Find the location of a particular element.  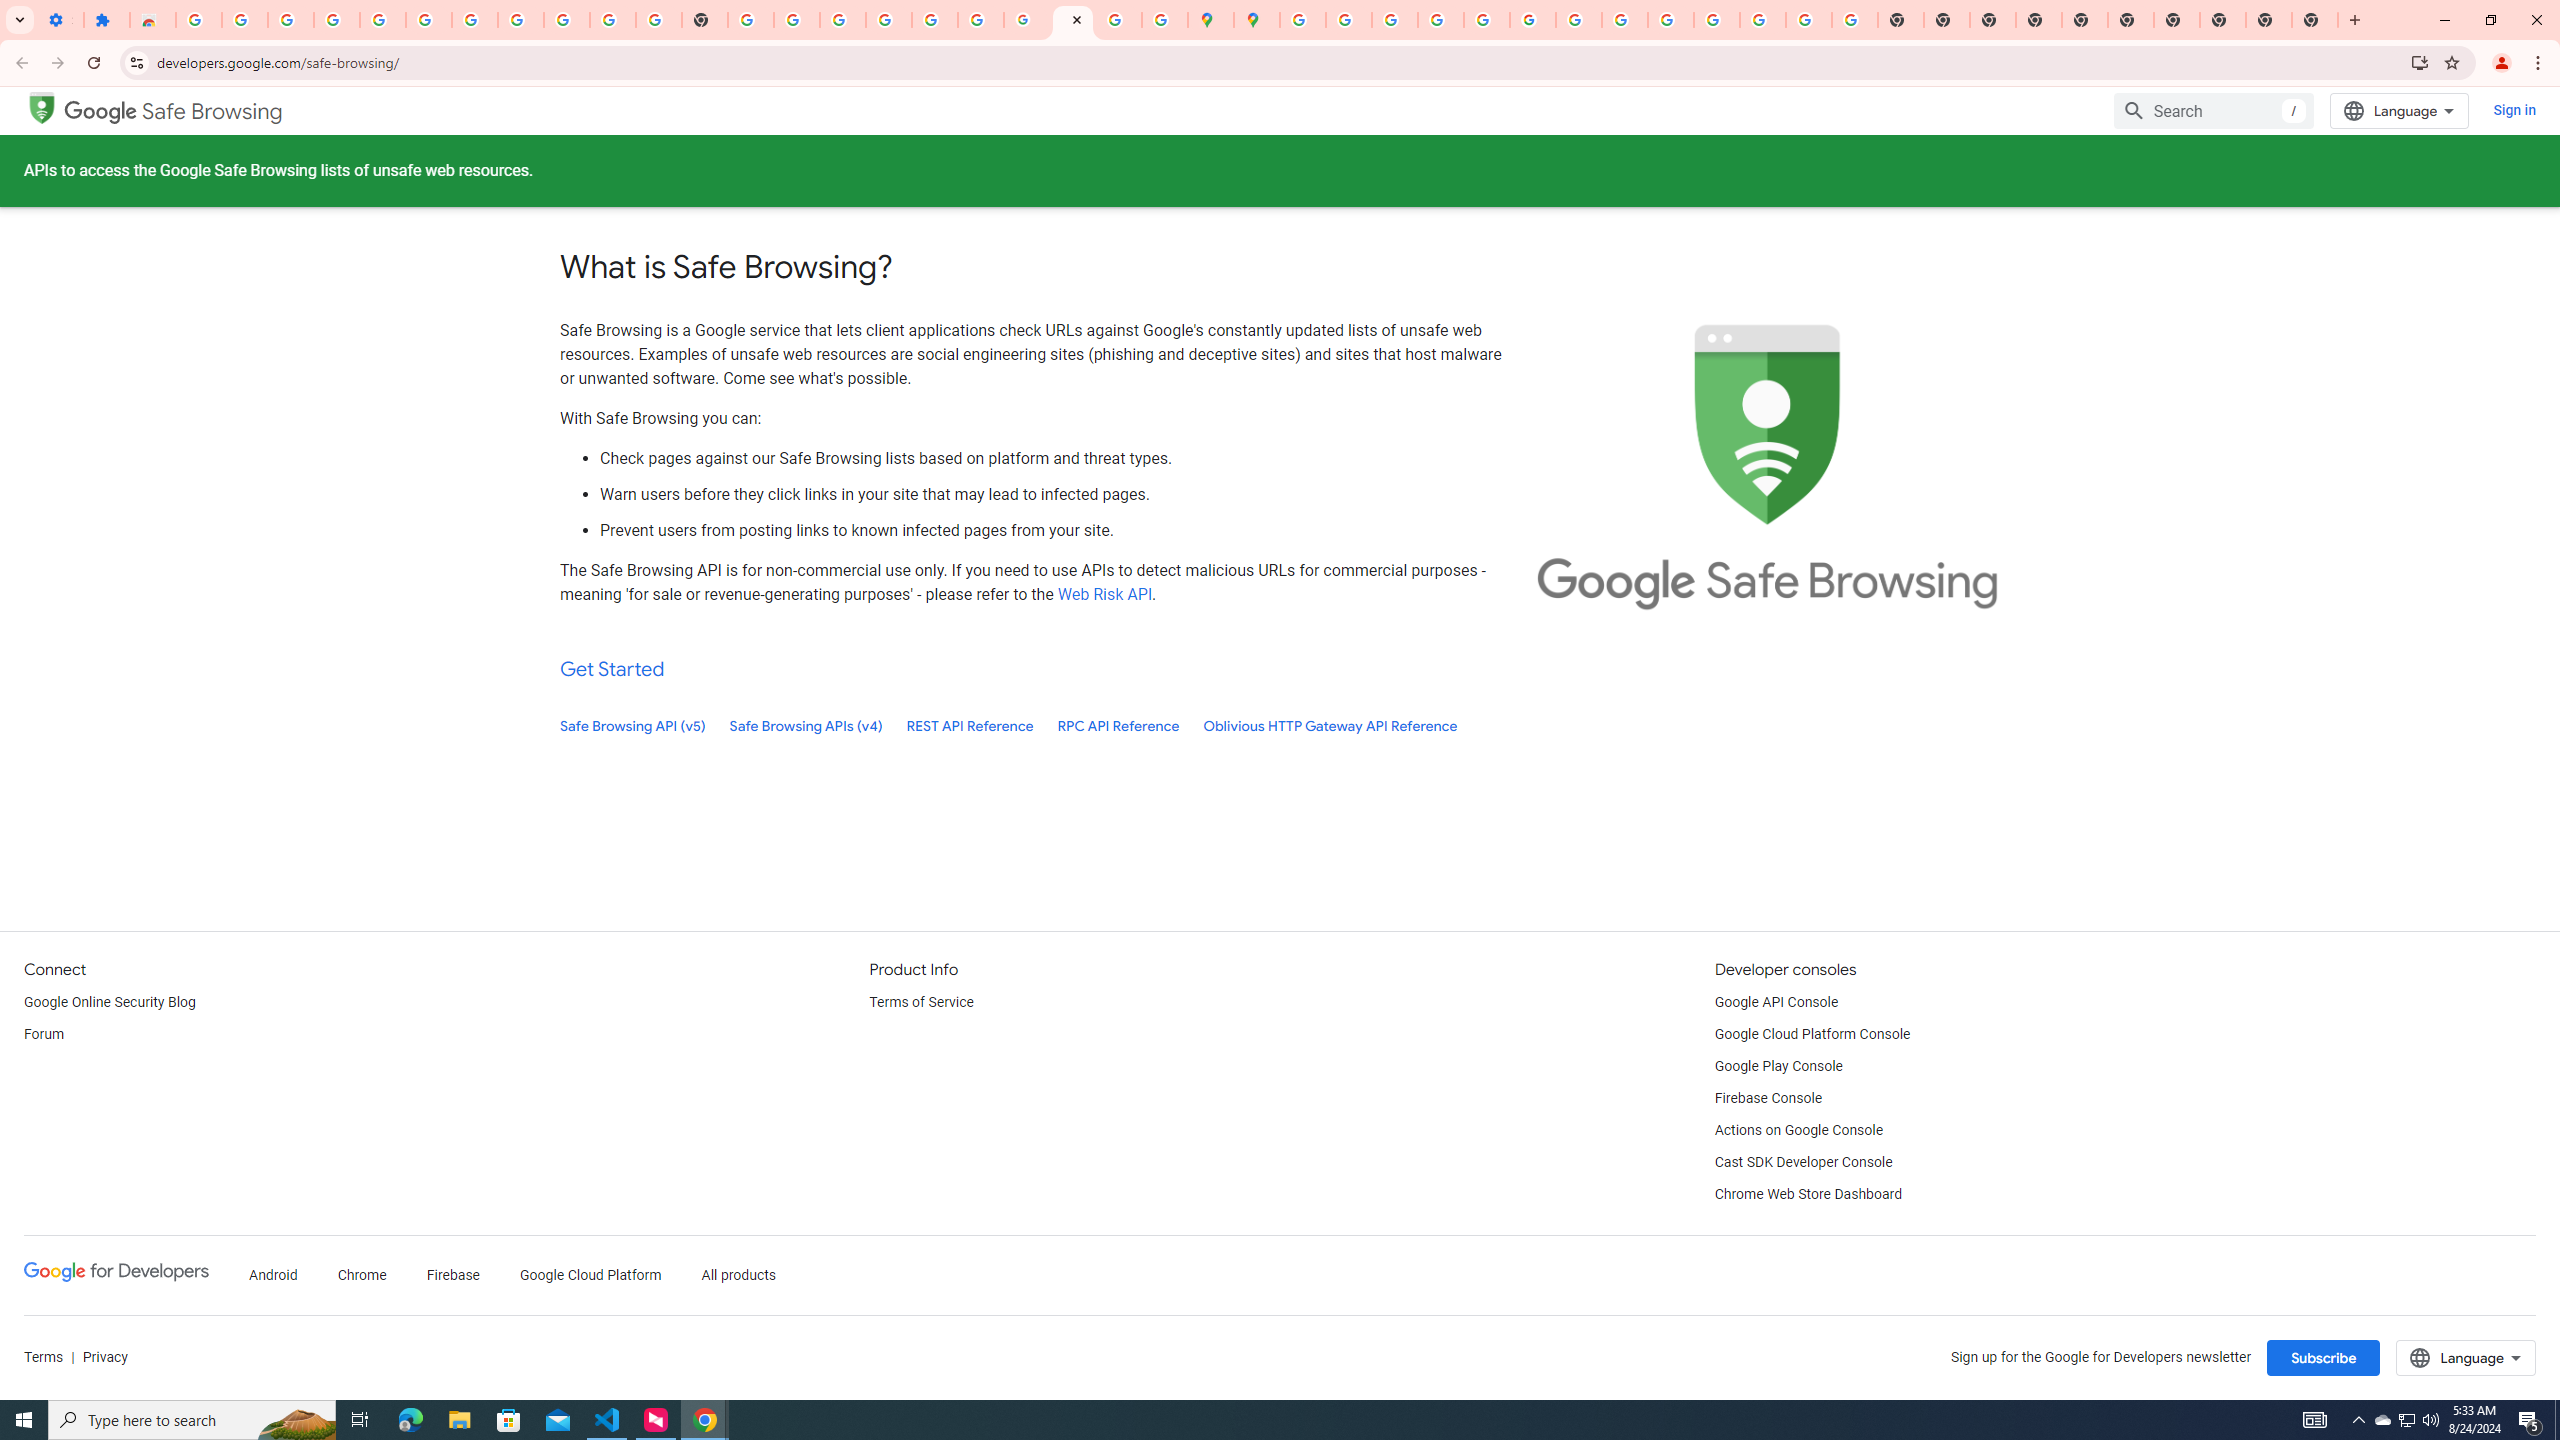

'Firebase' is located at coordinates (452, 1275).